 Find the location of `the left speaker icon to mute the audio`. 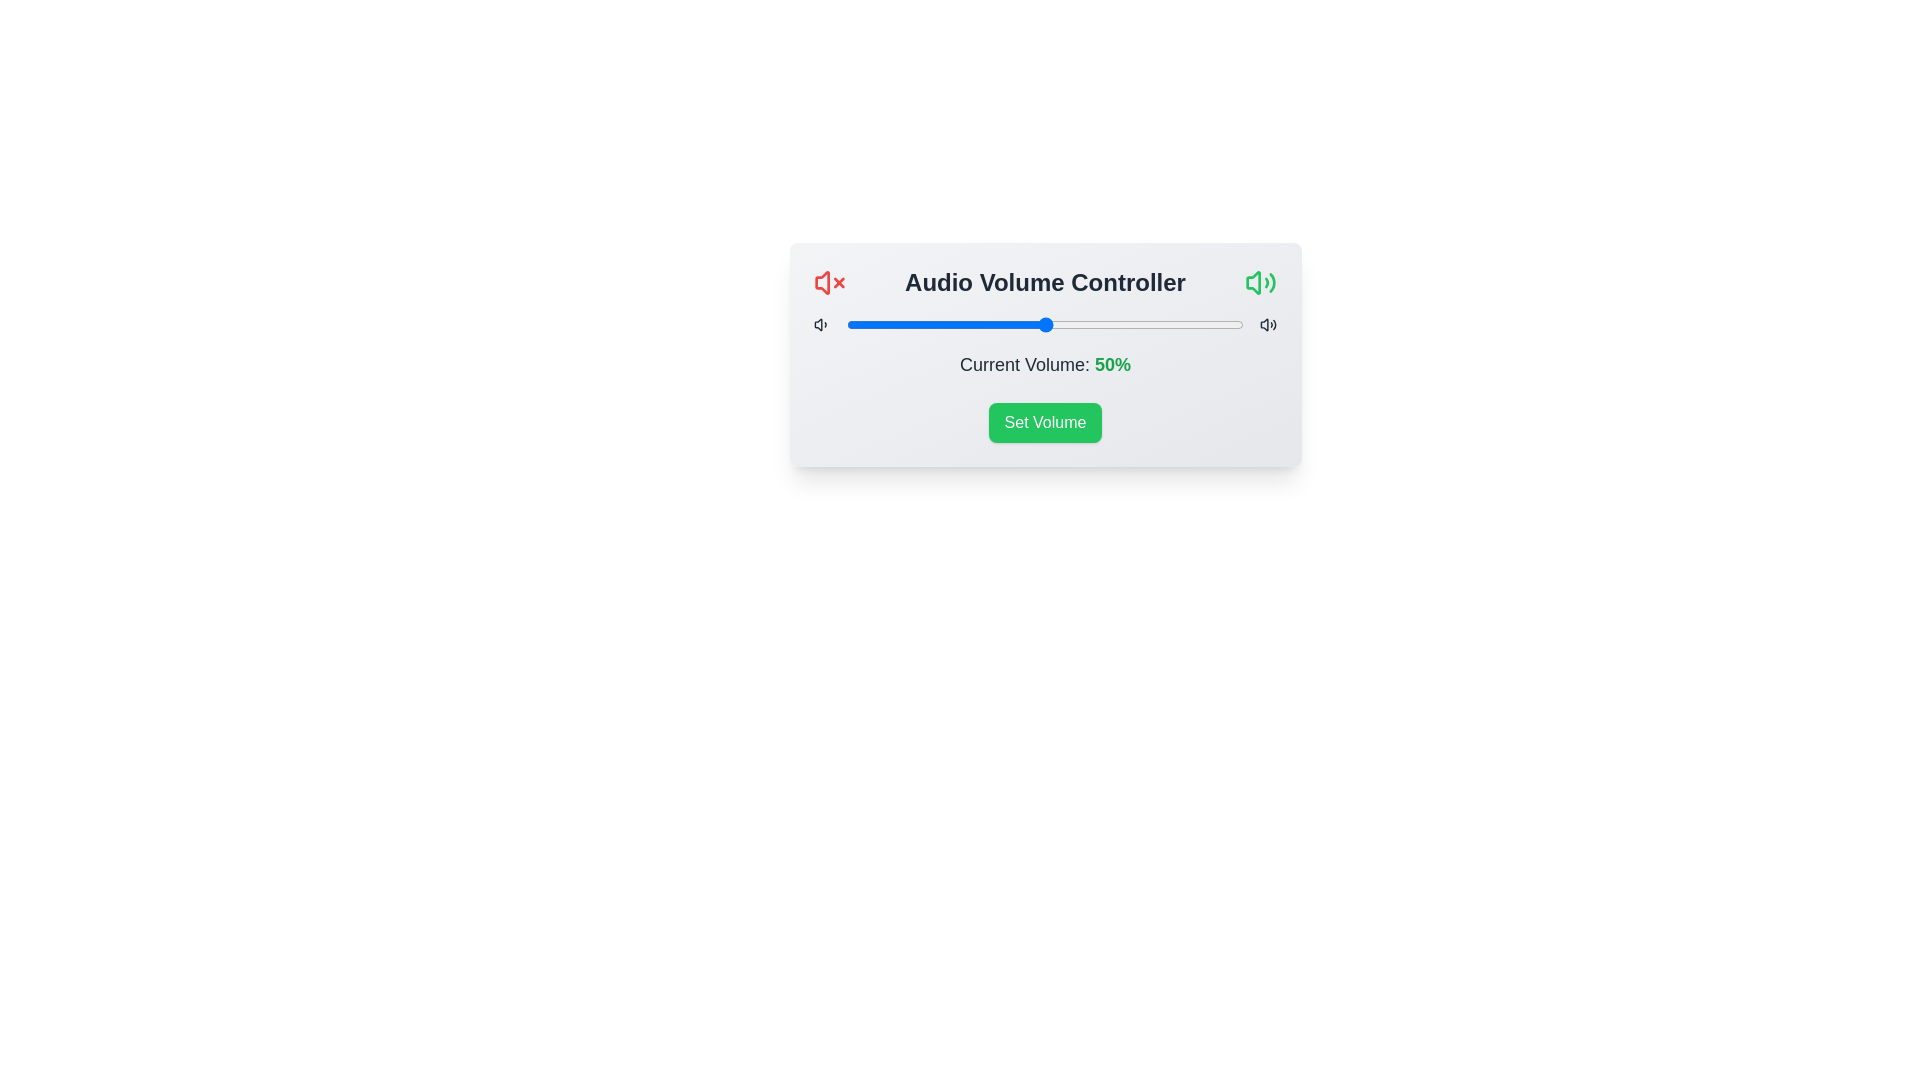

the left speaker icon to mute the audio is located at coordinates (829, 282).